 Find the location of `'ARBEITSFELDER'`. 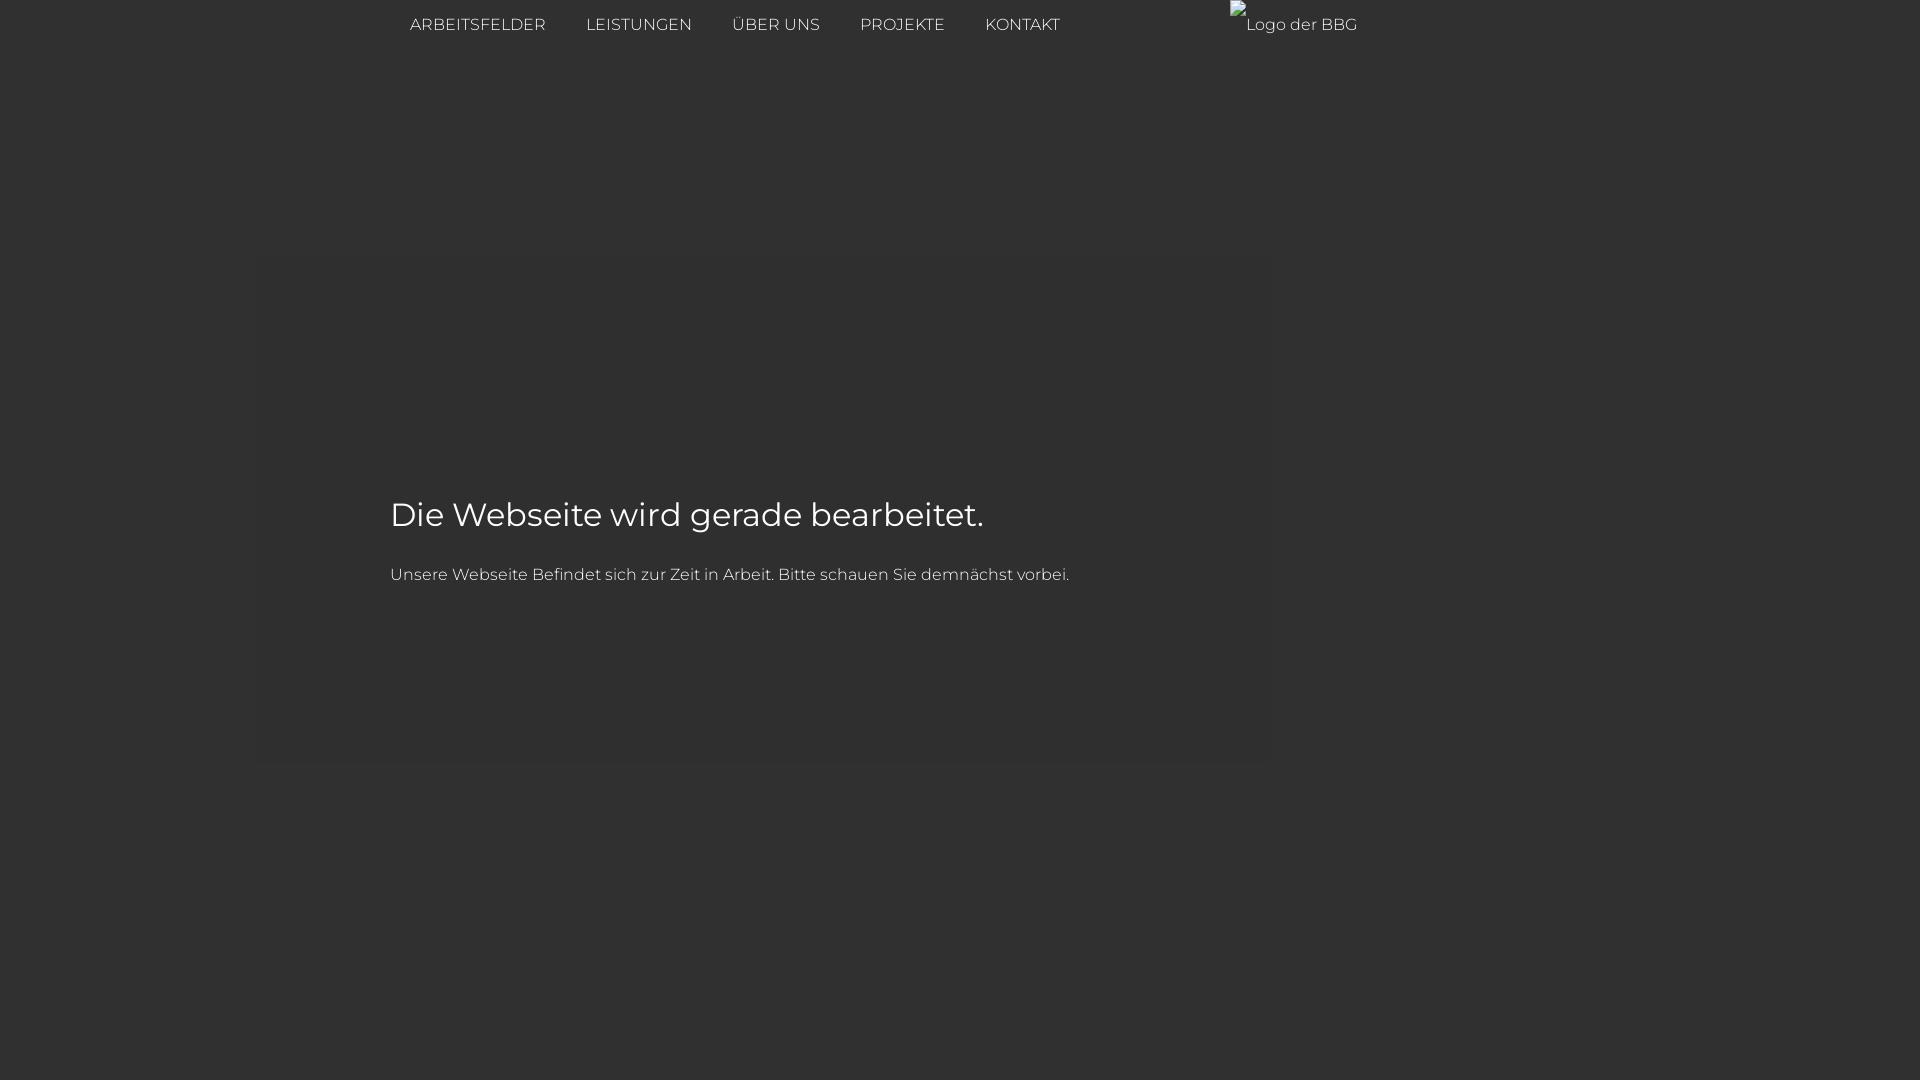

'ARBEITSFELDER' is located at coordinates (477, 24).